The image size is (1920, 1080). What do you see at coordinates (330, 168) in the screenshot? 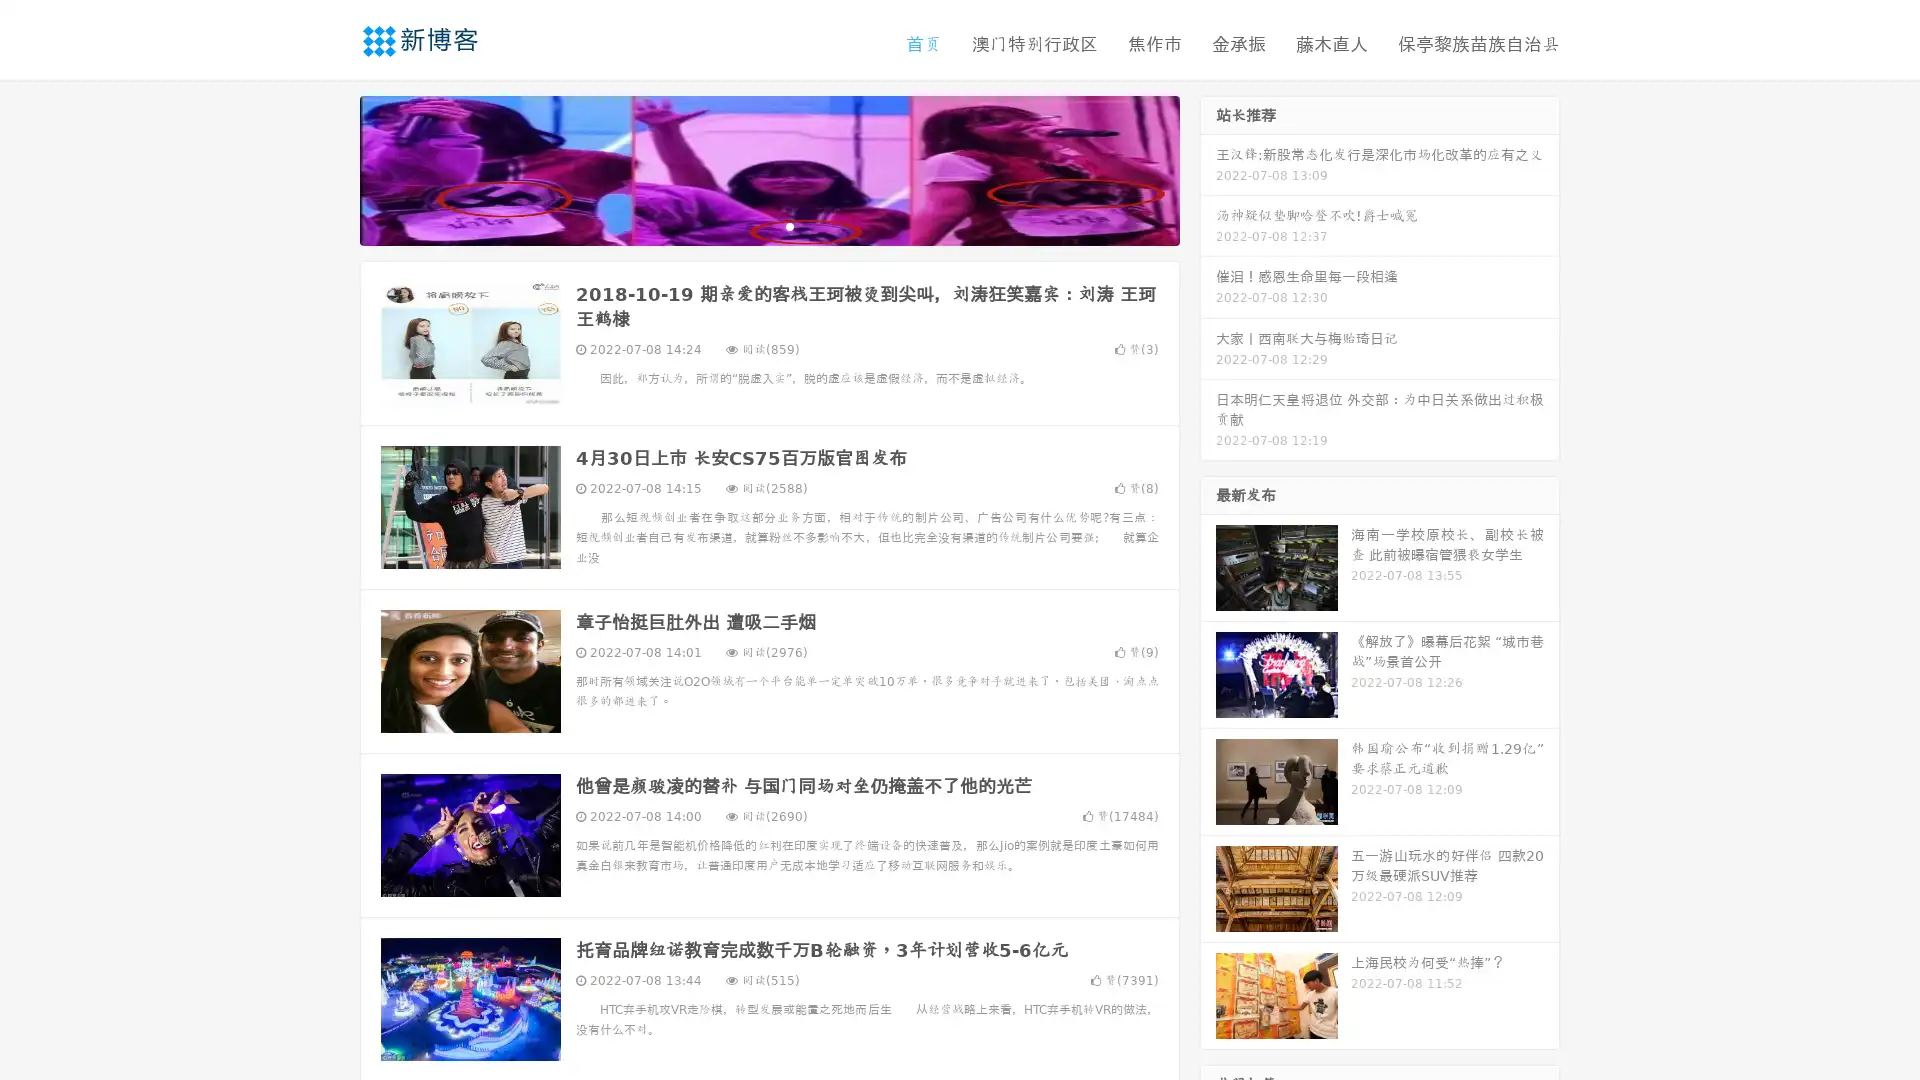
I see `Previous slide` at bounding box center [330, 168].